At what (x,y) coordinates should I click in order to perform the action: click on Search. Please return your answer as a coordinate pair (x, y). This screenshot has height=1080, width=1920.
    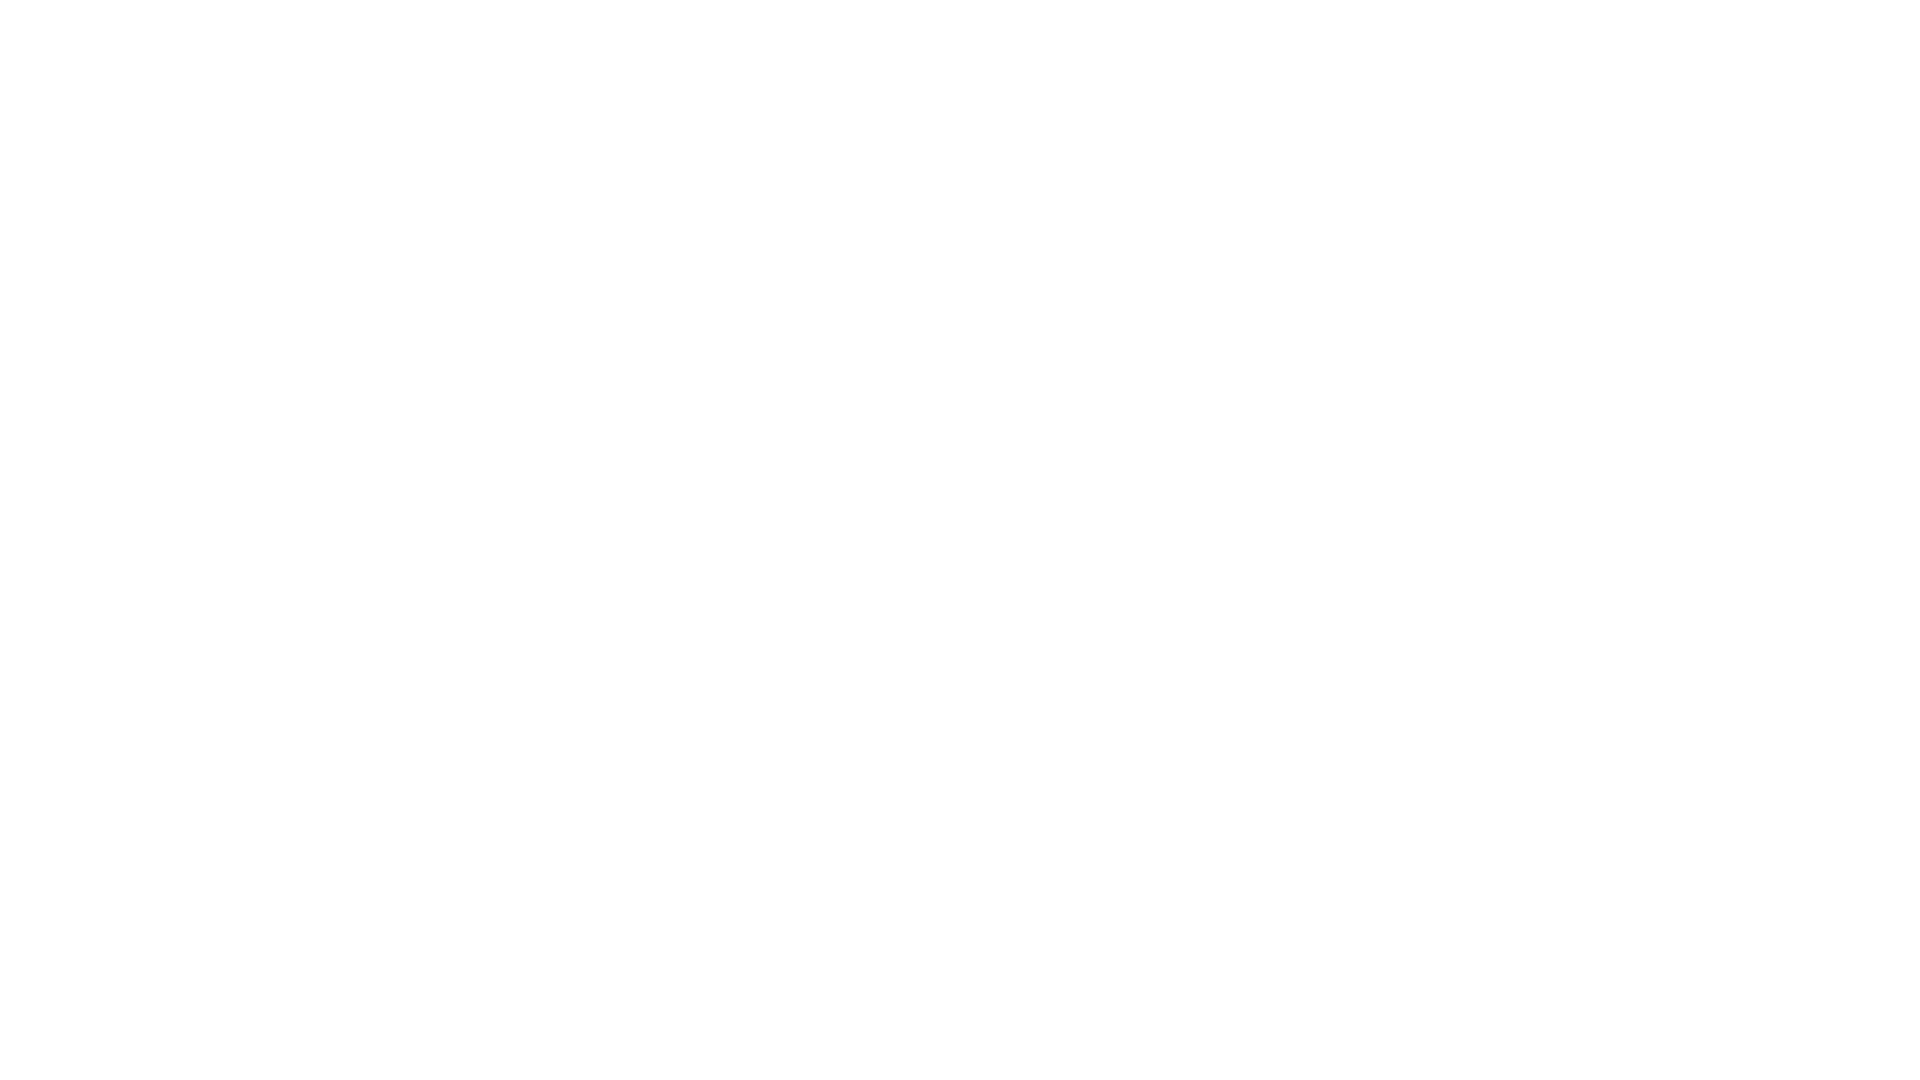
    Looking at the image, I should click on (1680, 95).